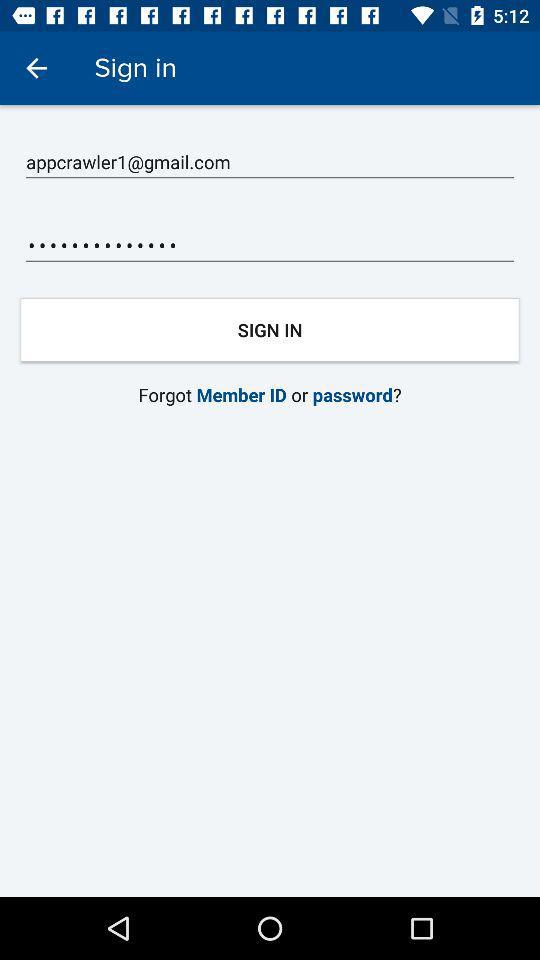 The image size is (540, 960). What do you see at coordinates (270, 161) in the screenshot?
I see `item above appcrawler3116 item` at bounding box center [270, 161].